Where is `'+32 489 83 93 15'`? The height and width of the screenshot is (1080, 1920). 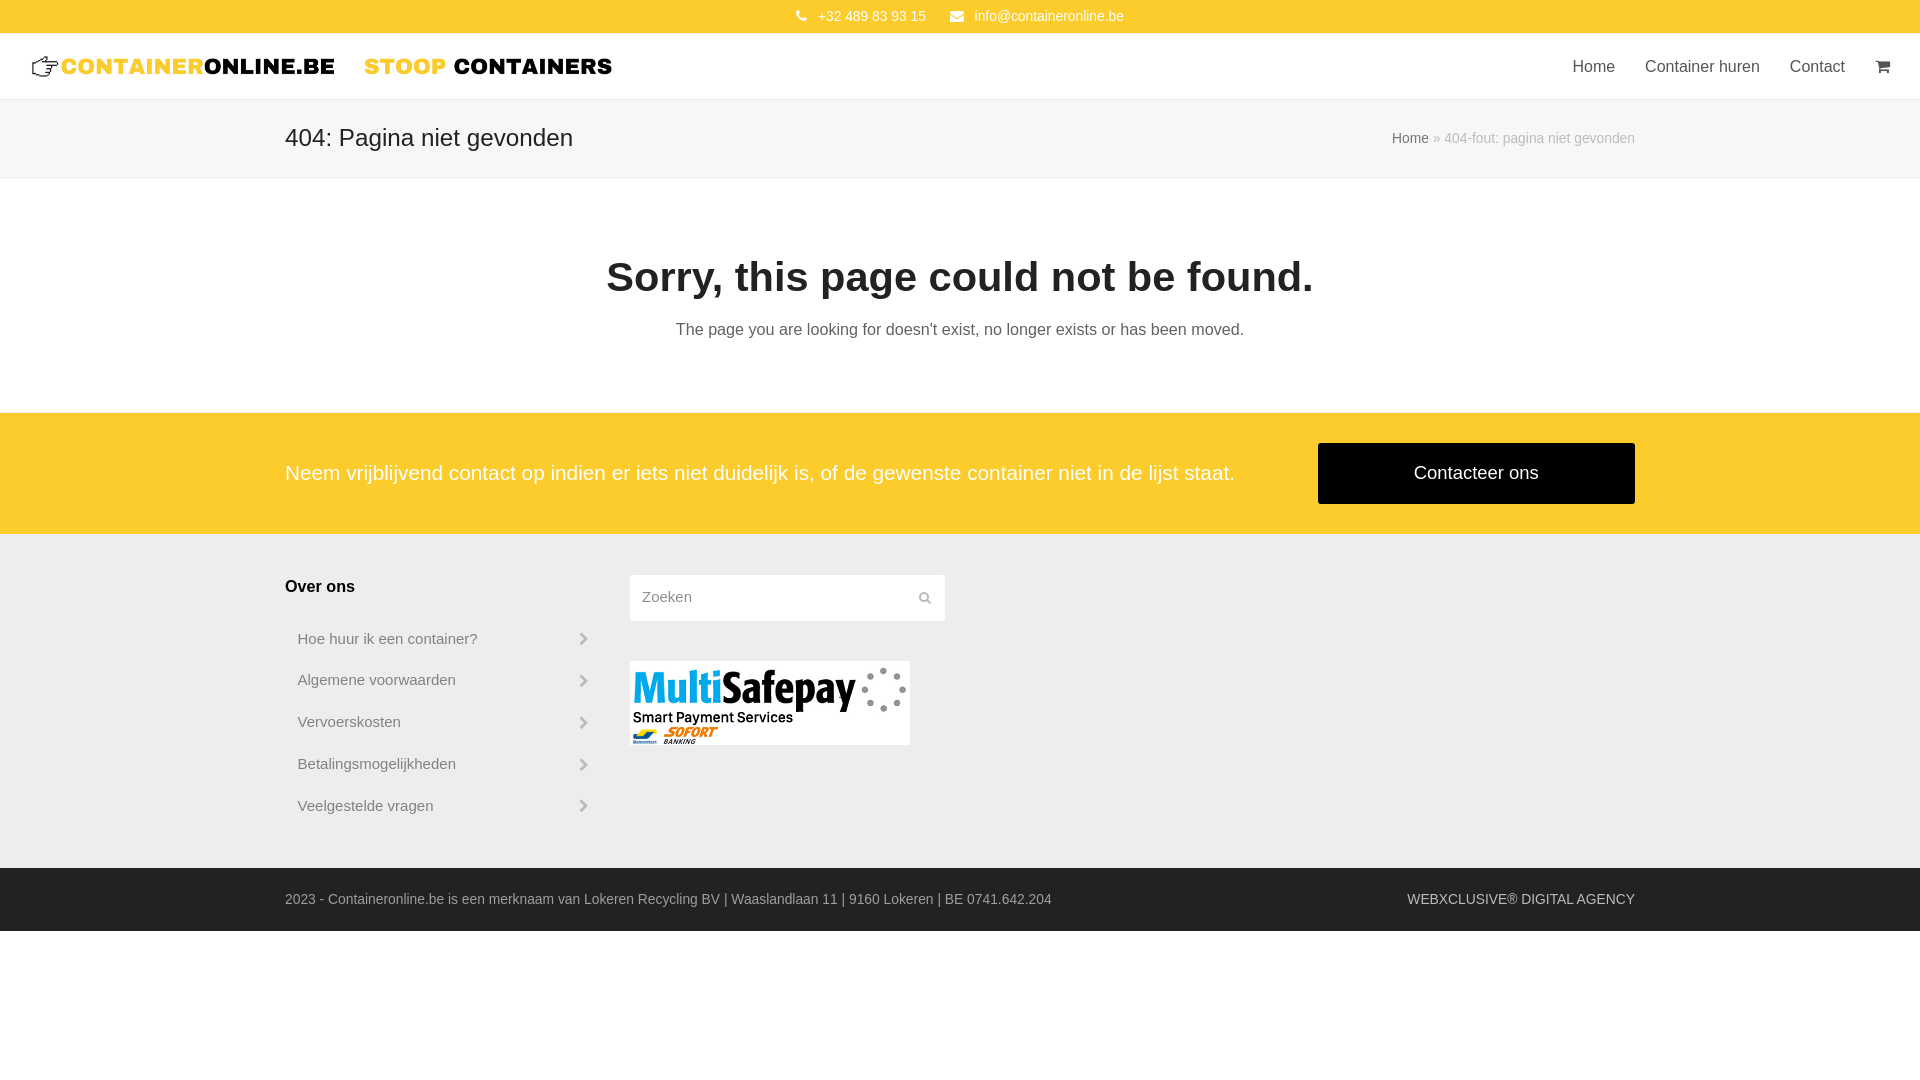 '+32 489 83 93 15' is located at coordinates (872, 15).